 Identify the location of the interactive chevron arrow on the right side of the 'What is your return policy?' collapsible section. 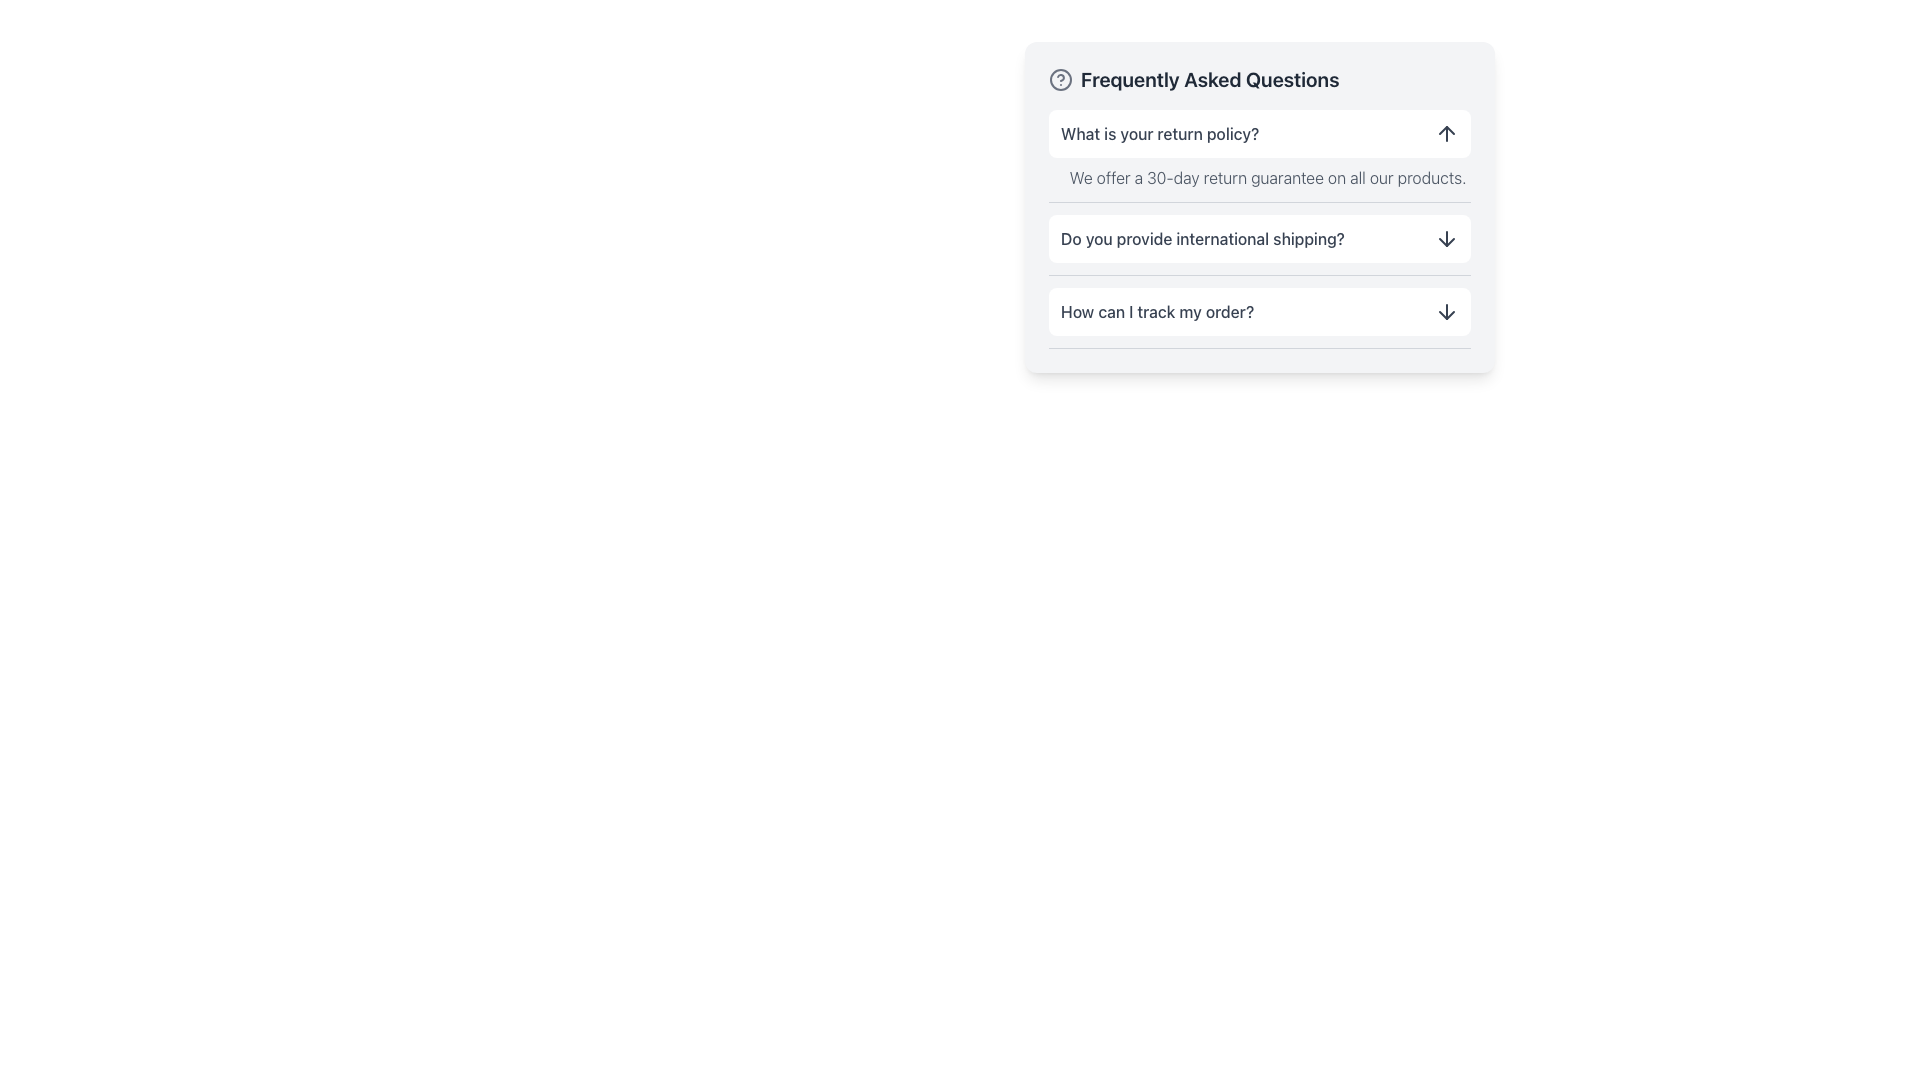
(1258, 155).